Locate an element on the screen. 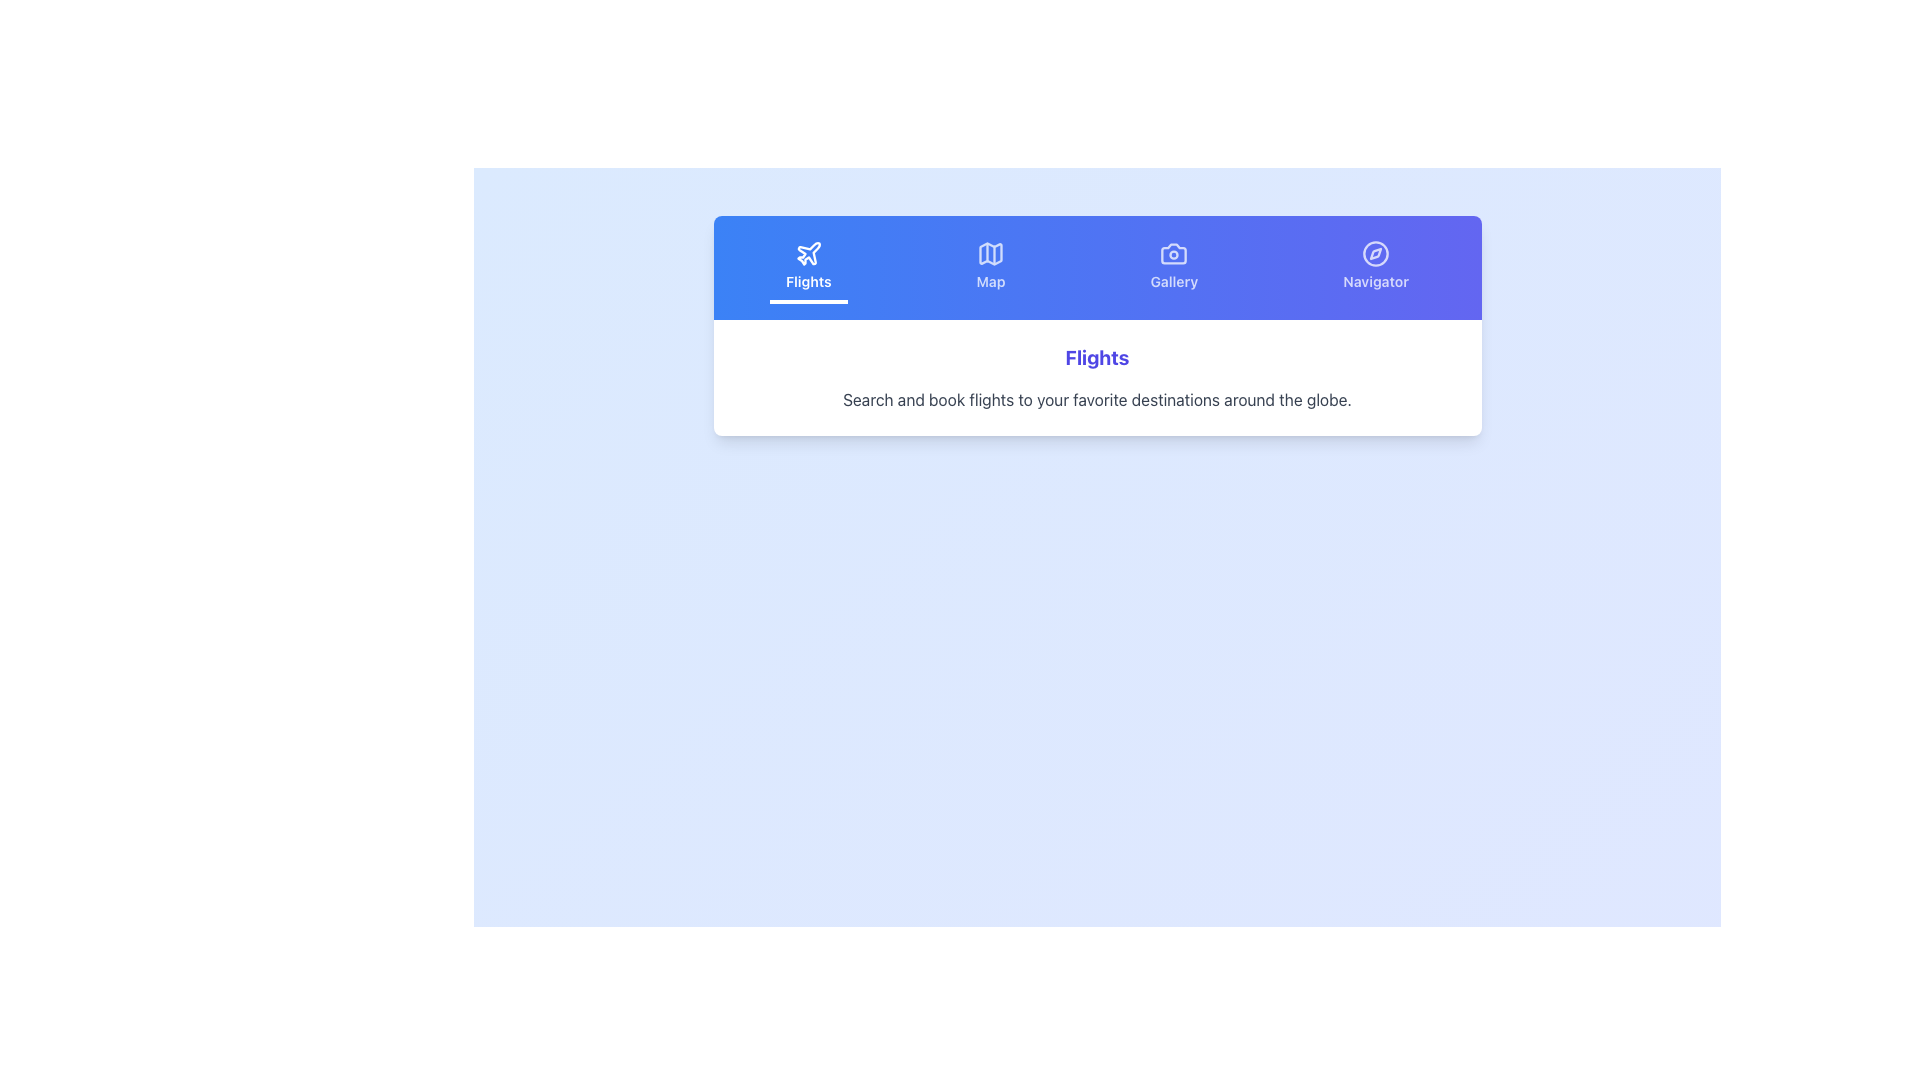 The width and height of the screenshot is (1920, 1080). the icon that visually supports the 'Flights' navigation button, which is positioned at the top center of the button labeled 'Flights' is located at coordinates (808, 253).